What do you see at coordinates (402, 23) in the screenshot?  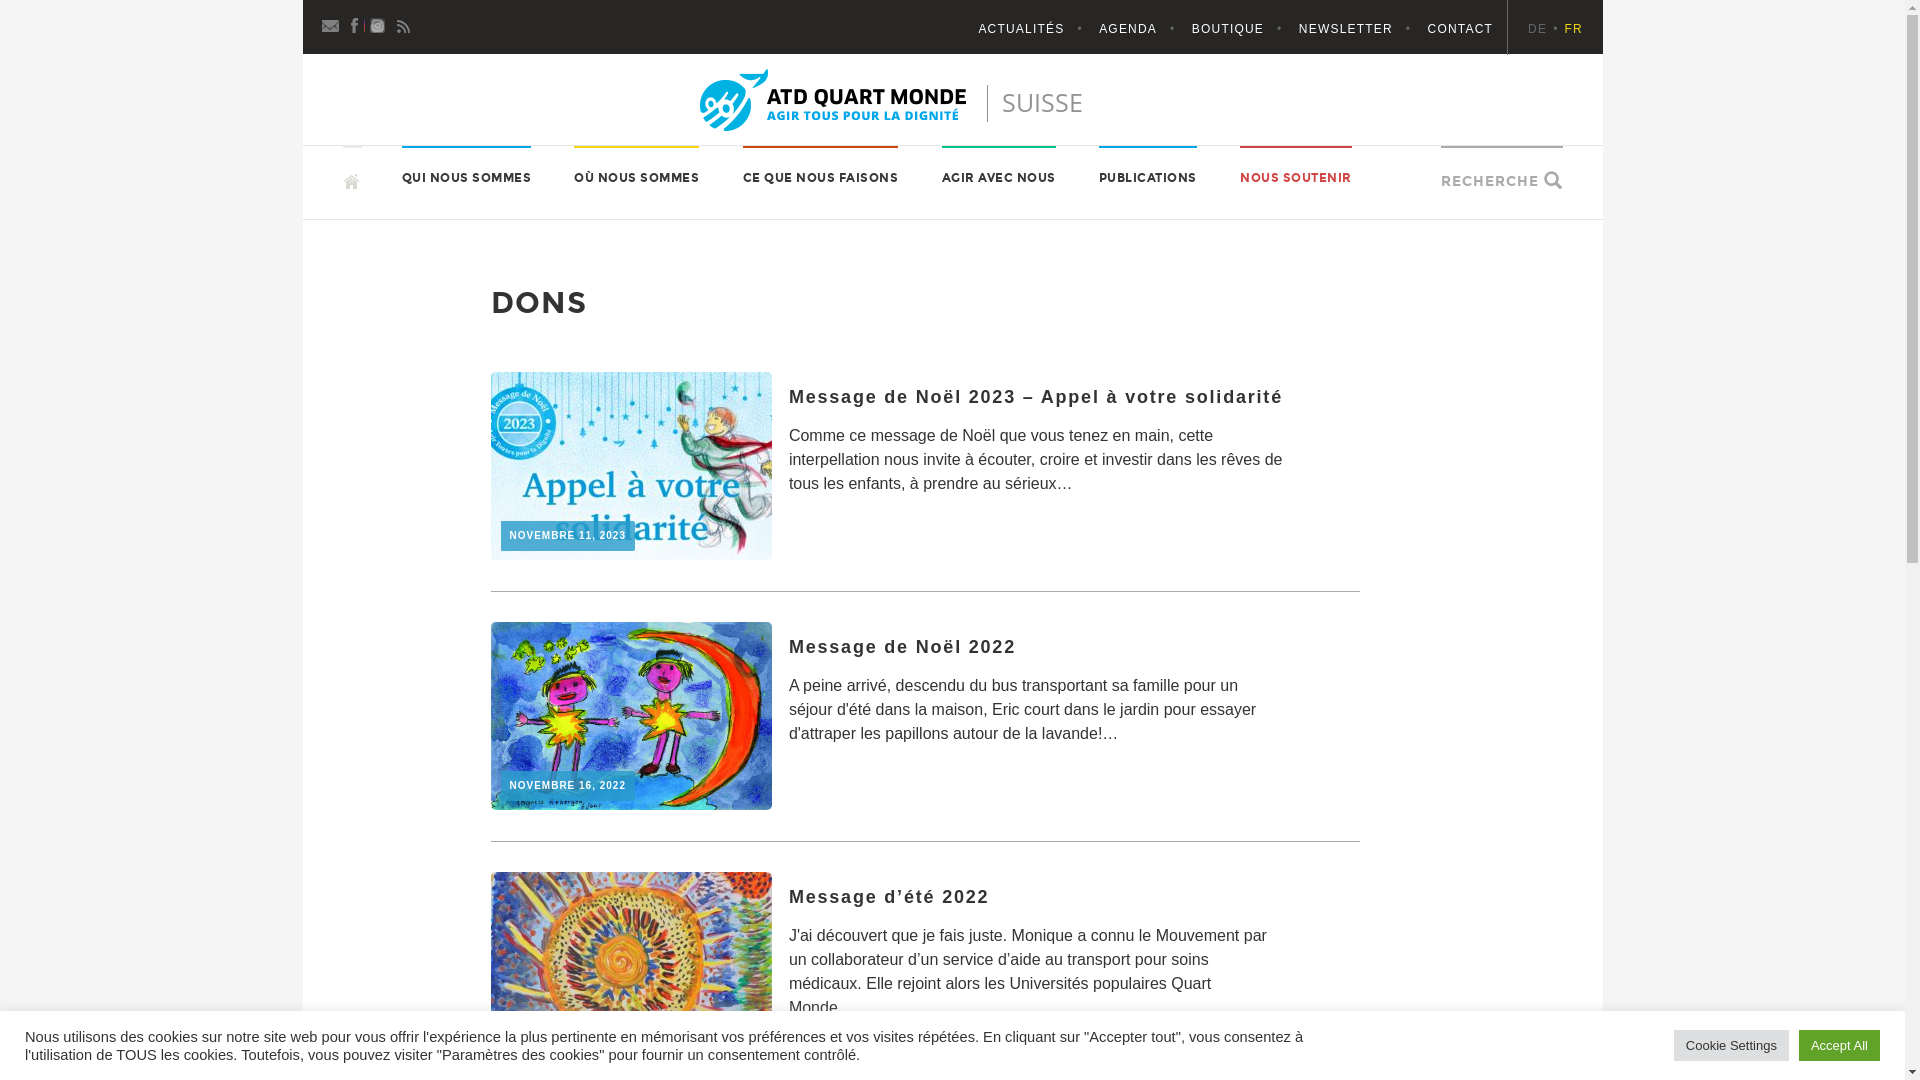 I see `'RSS'` at bounding box center [402, 23].